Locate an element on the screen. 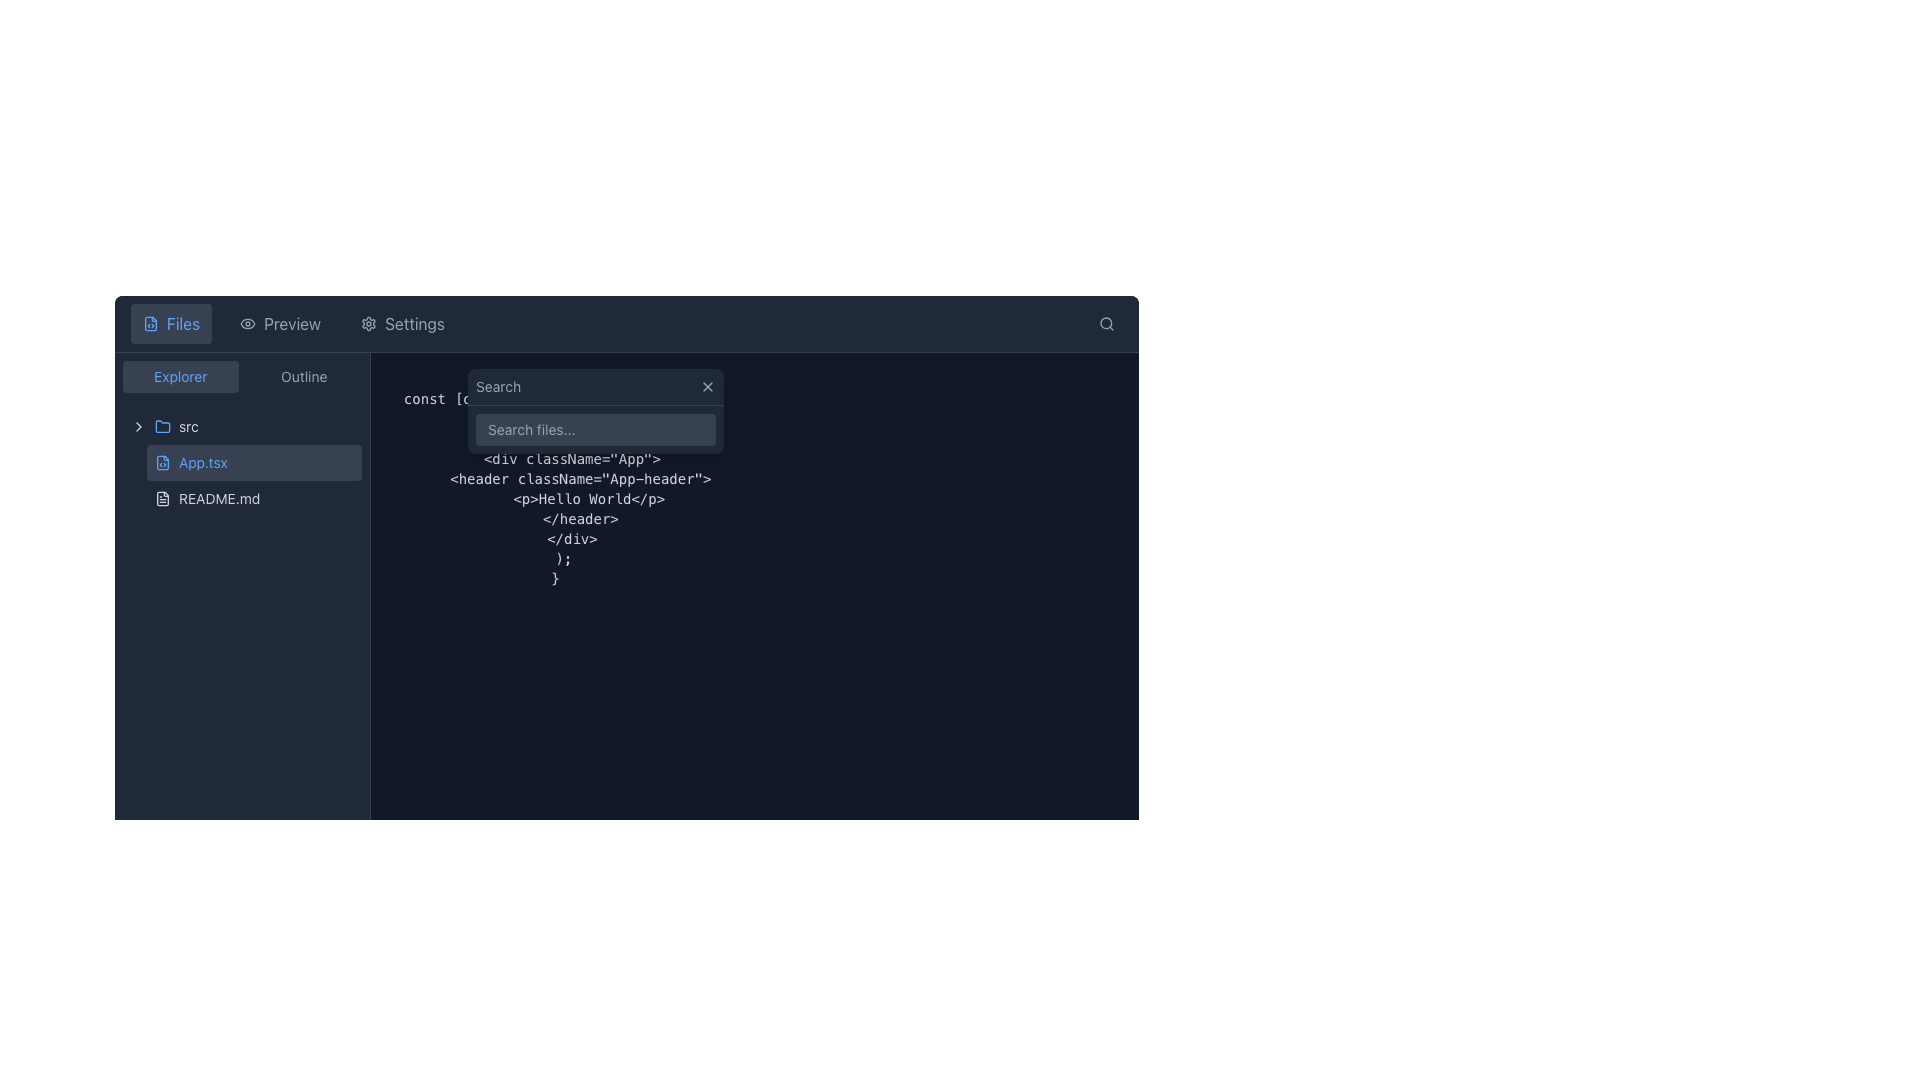 This screenshot has width=1920, height=1080. the document icon with a folded top-right corner located in the sidebar next to the 'Explorer' text is located at coordinates (163, 462).